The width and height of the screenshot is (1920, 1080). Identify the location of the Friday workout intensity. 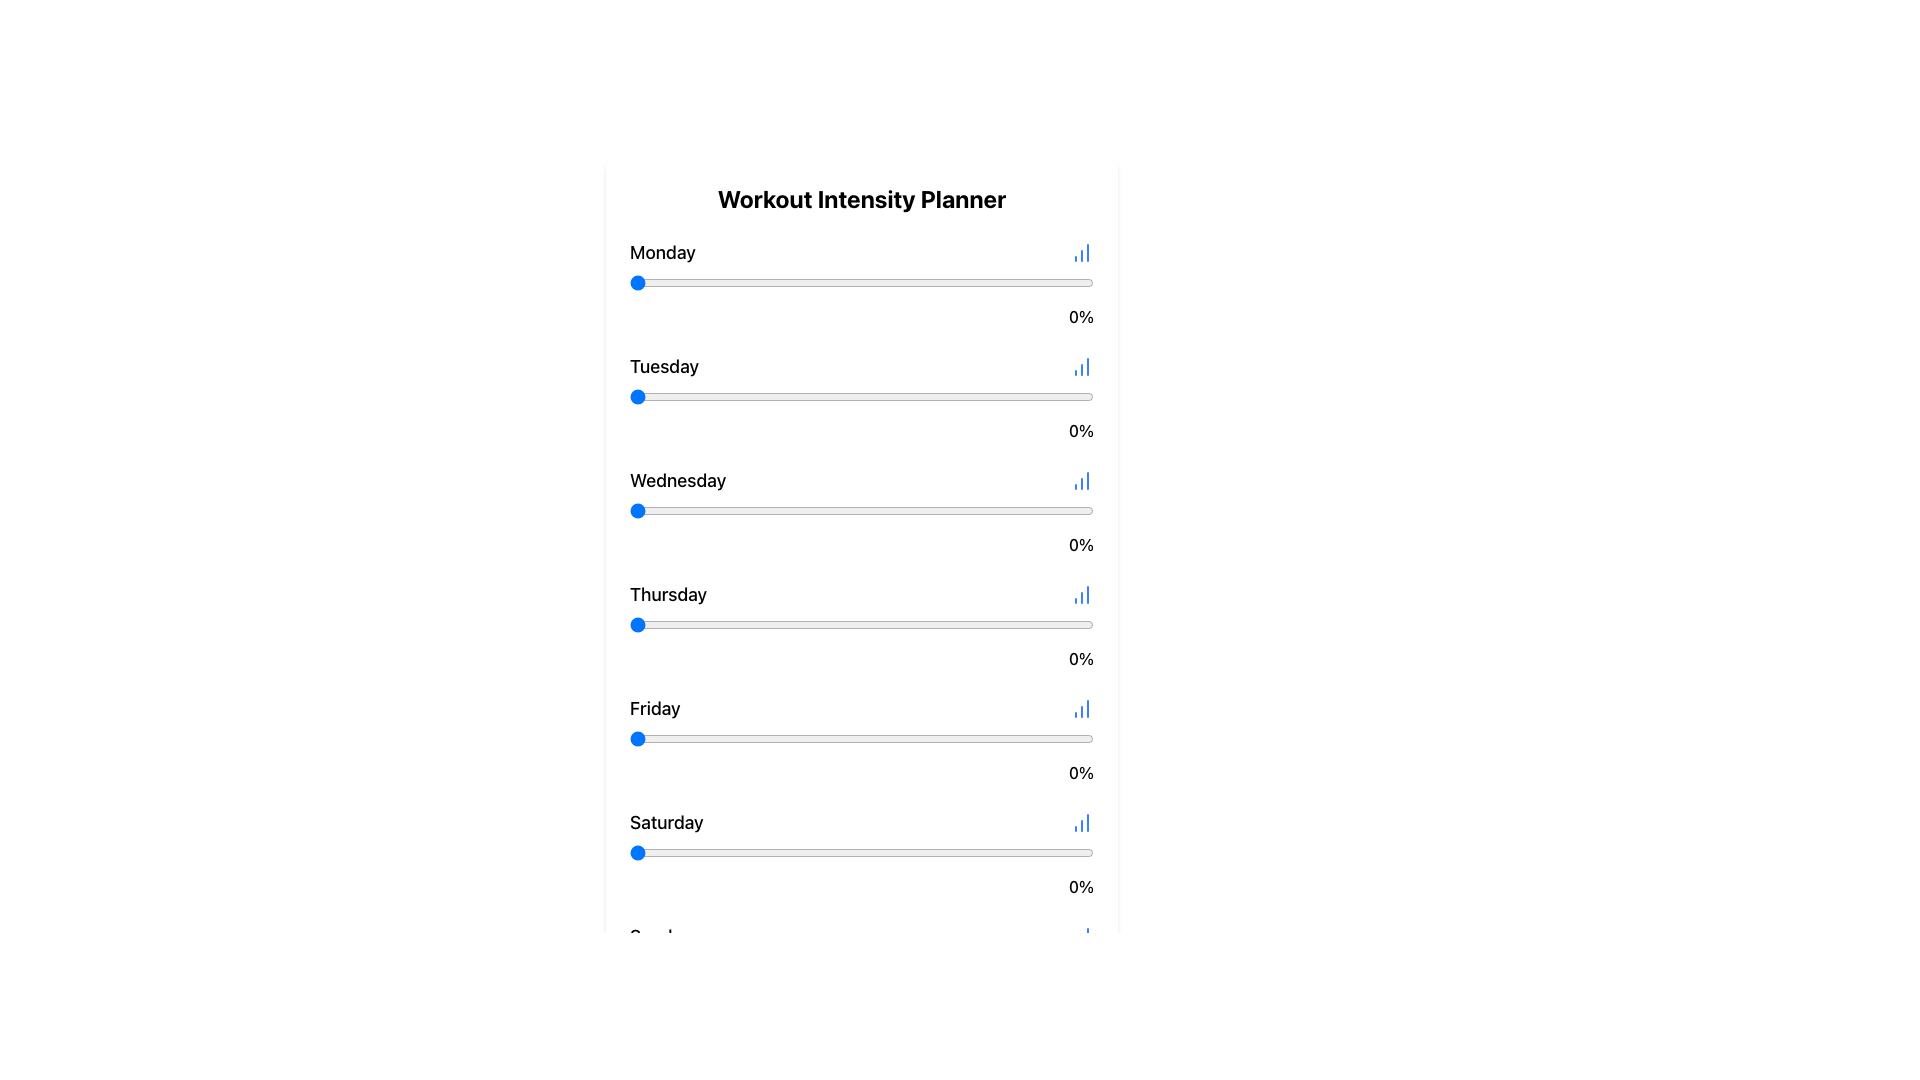
(653, 739).